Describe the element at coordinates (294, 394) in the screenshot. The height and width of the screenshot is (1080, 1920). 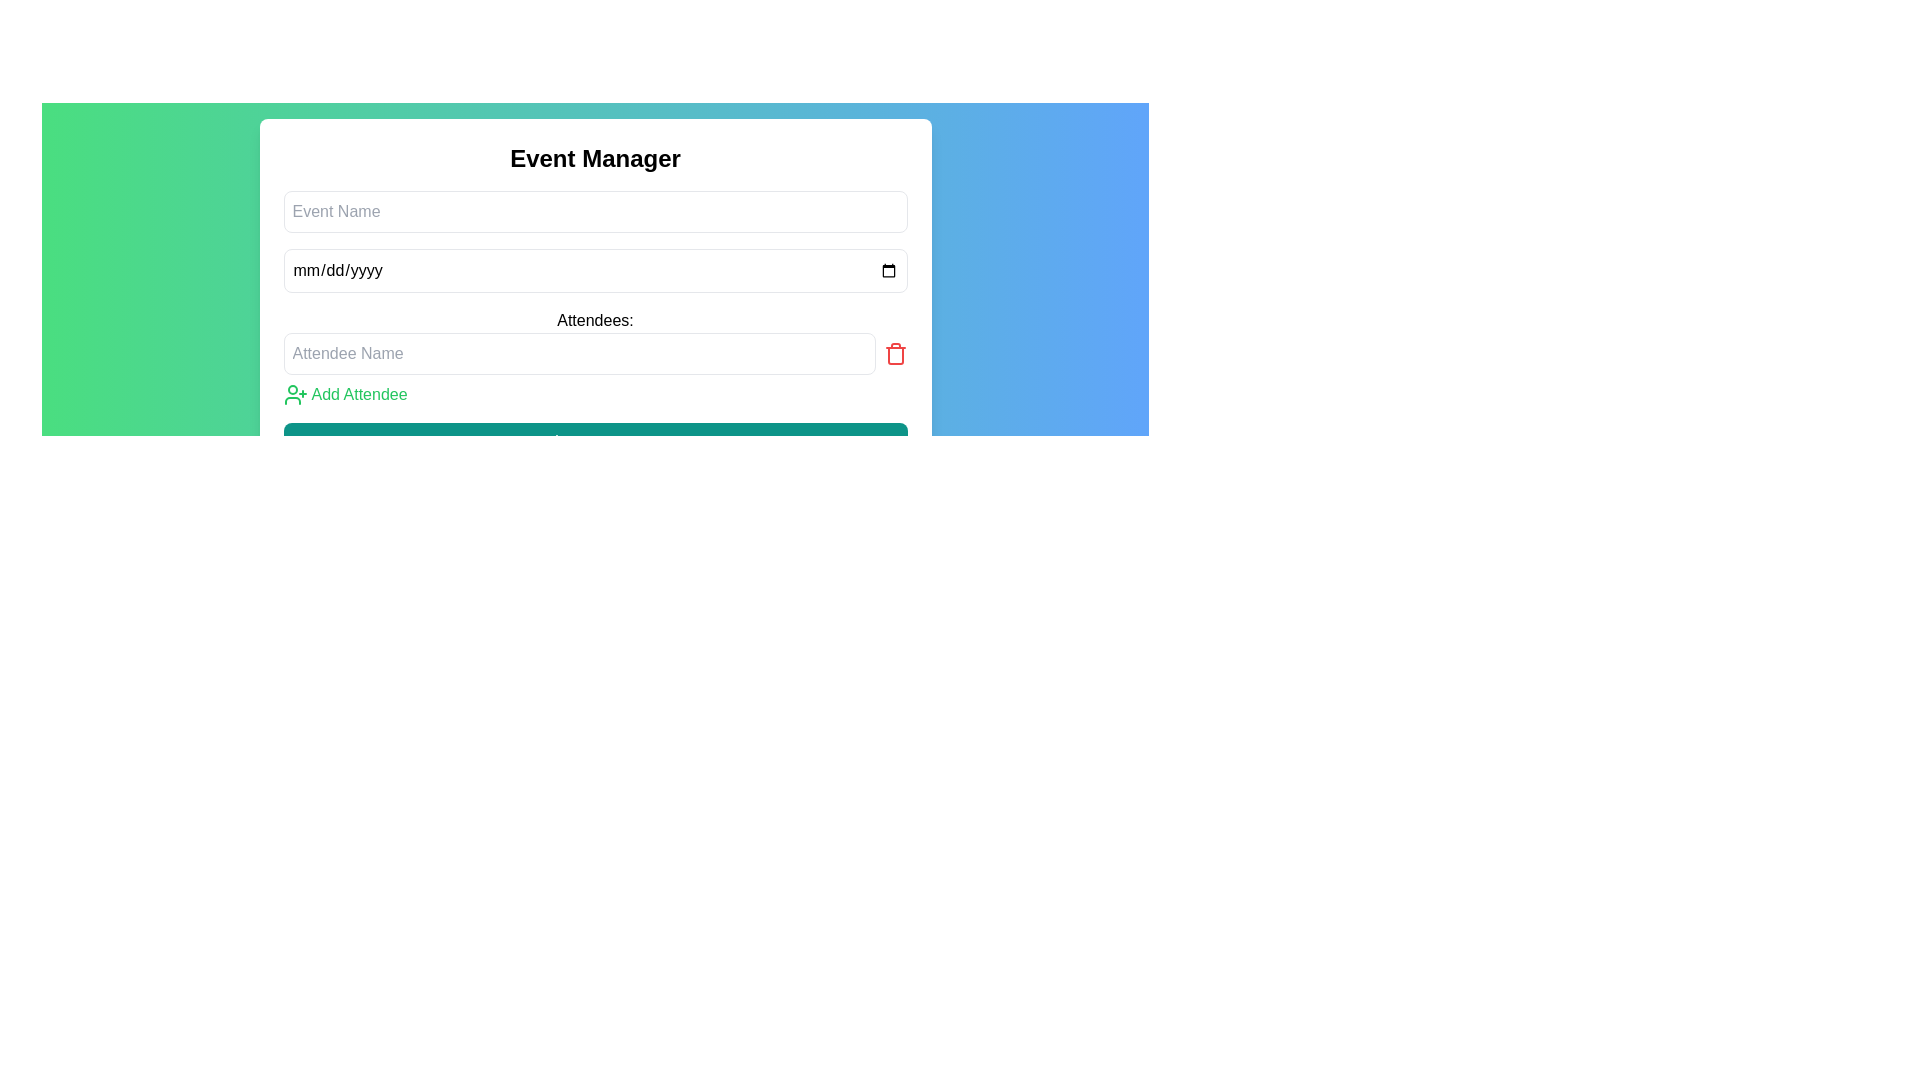
I see `the icon representing the function to add an attendee, located within the 'Add Attendee' component, positioned to the far left under the 'Attendee Name' input field` at that location.